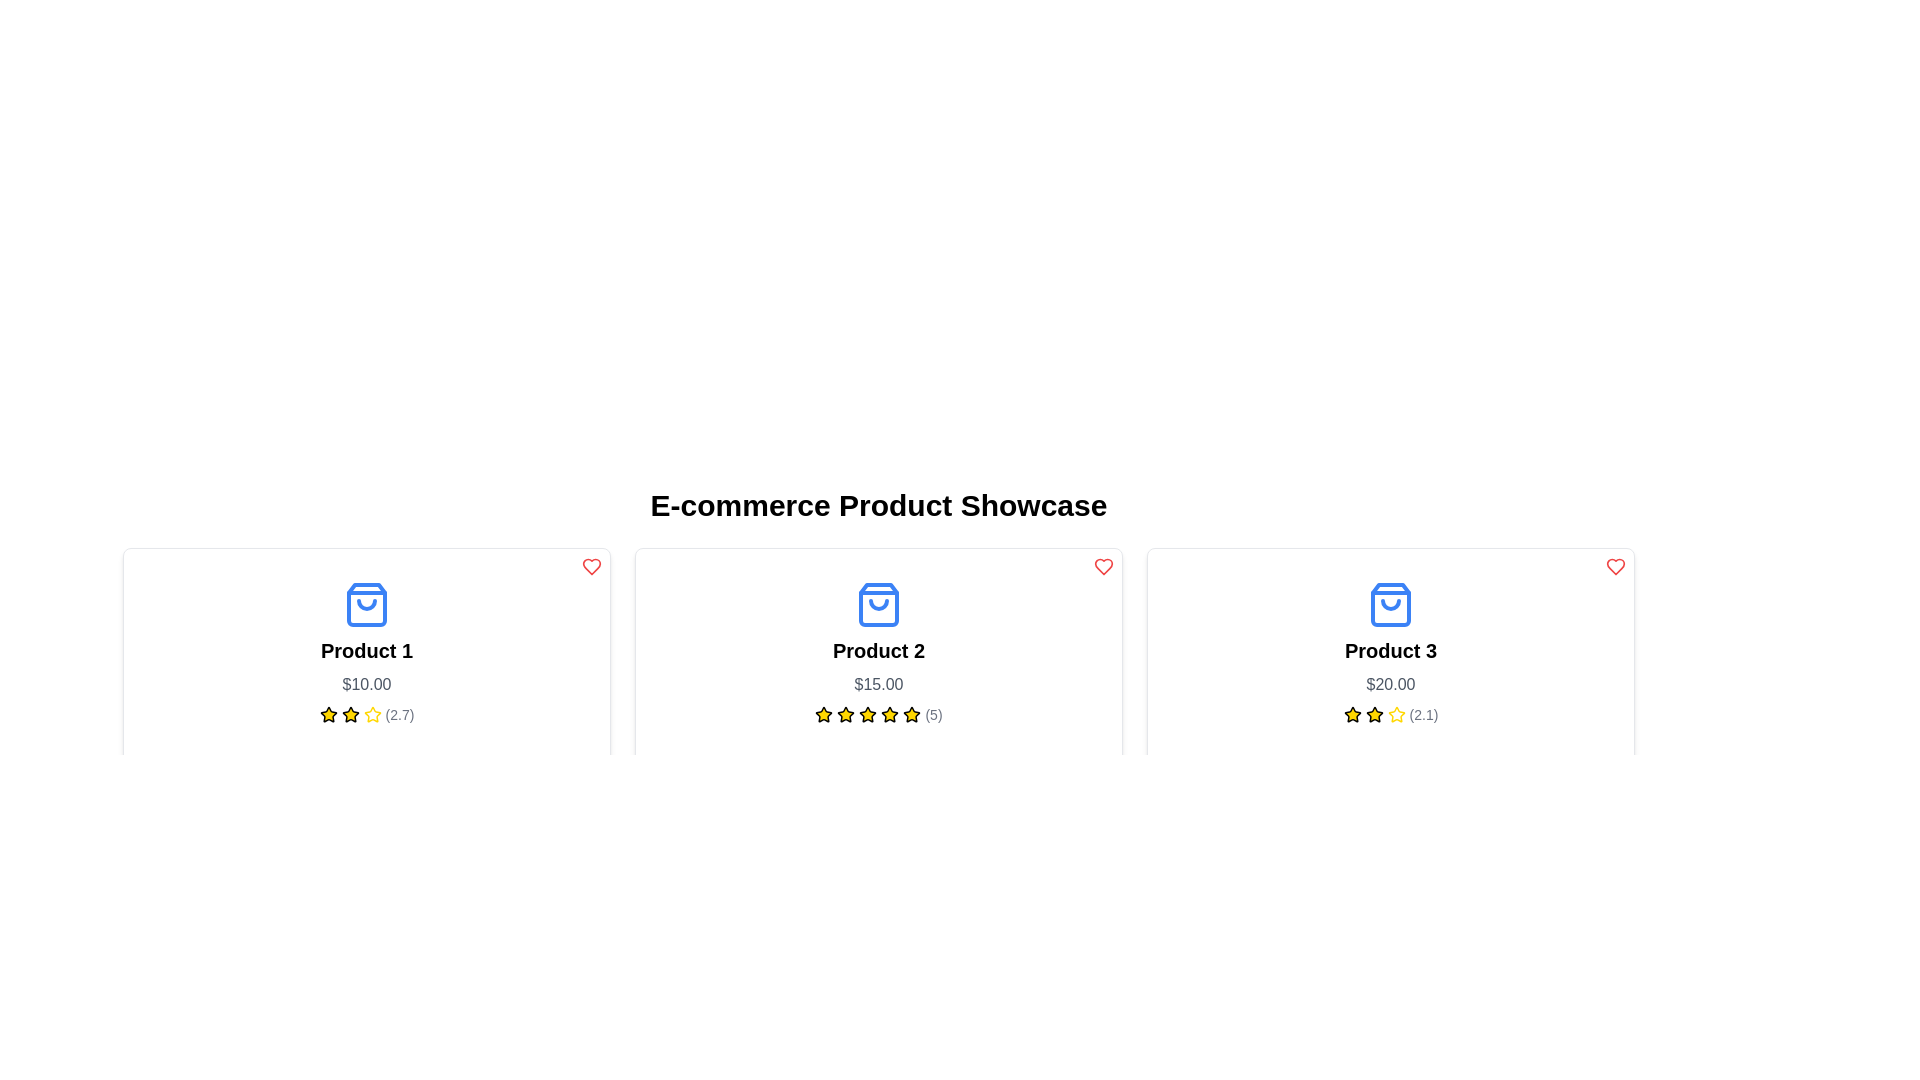  I want to click on the third star in the 5-star rating system for Product 2, located directly beneath the title 'Product 2' and price '$15.00', so click(889, 713).